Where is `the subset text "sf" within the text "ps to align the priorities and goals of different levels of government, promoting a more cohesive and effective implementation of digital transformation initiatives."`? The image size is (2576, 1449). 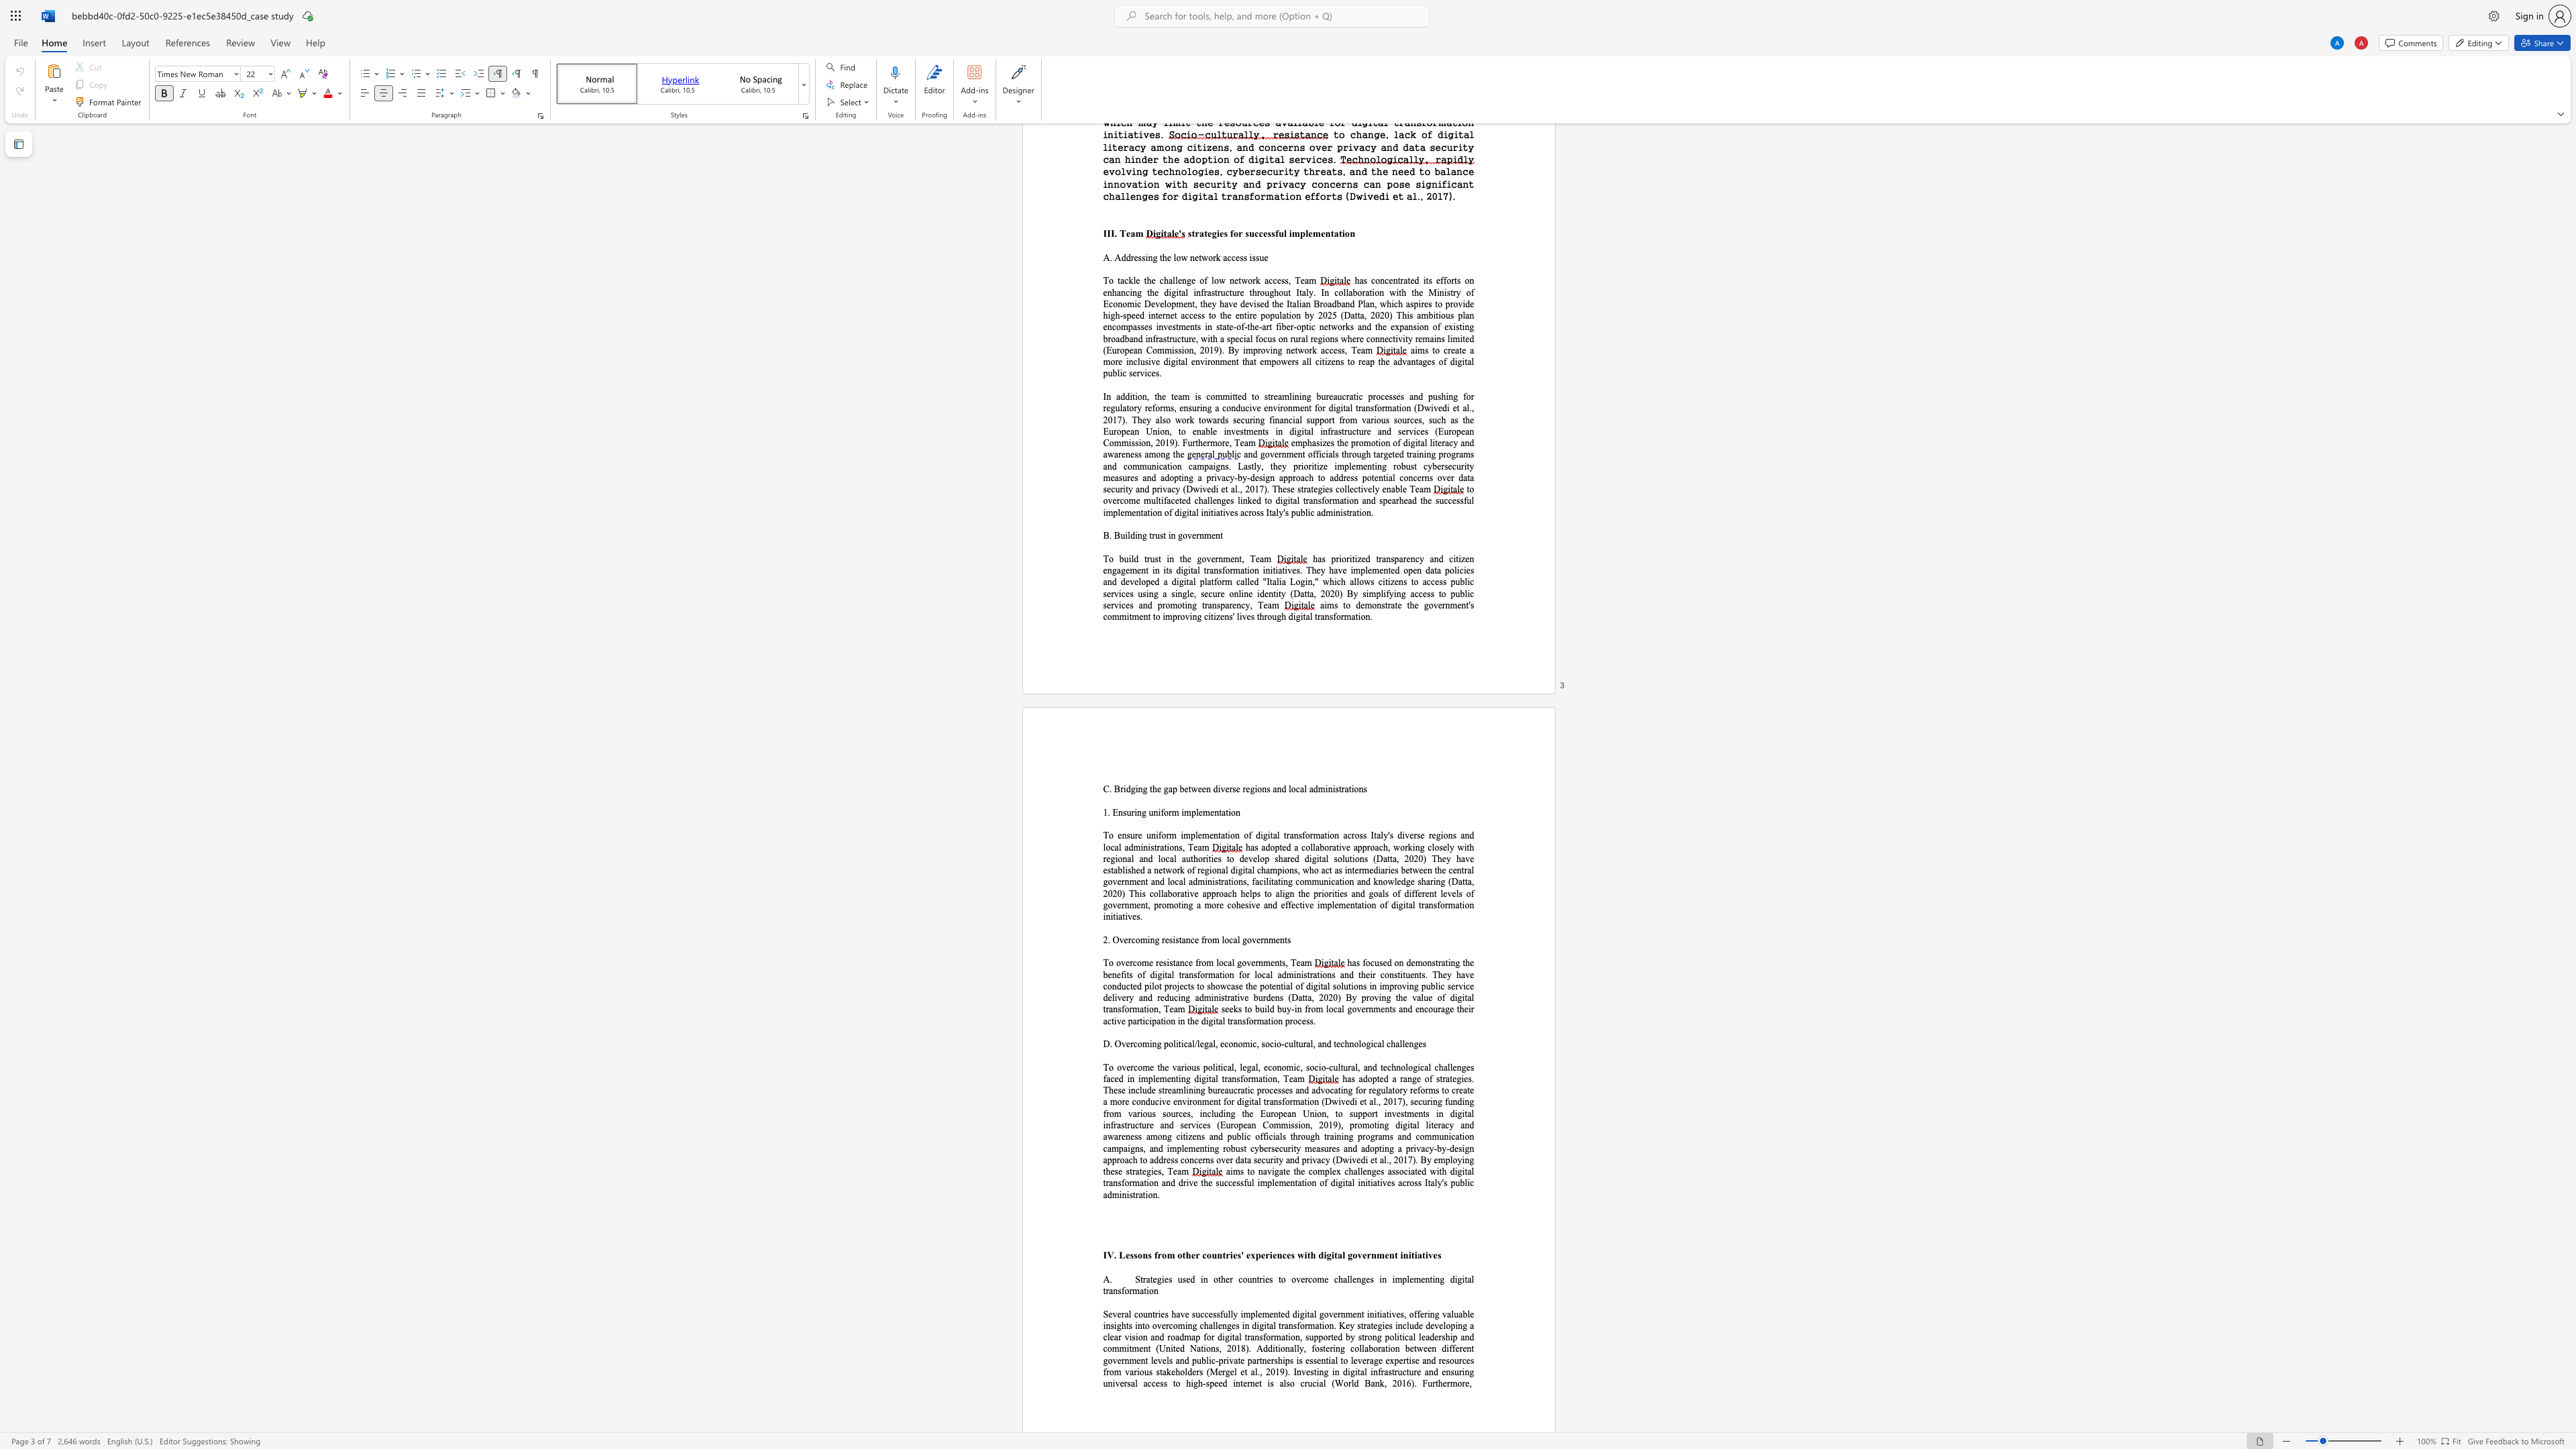 the subset text "sf" within the text "ps to align the priorities and goals of different levels of government, promoting a more cohesive and effective implementation of digital transformation initiatives." is located at coordinates (1432, 904).